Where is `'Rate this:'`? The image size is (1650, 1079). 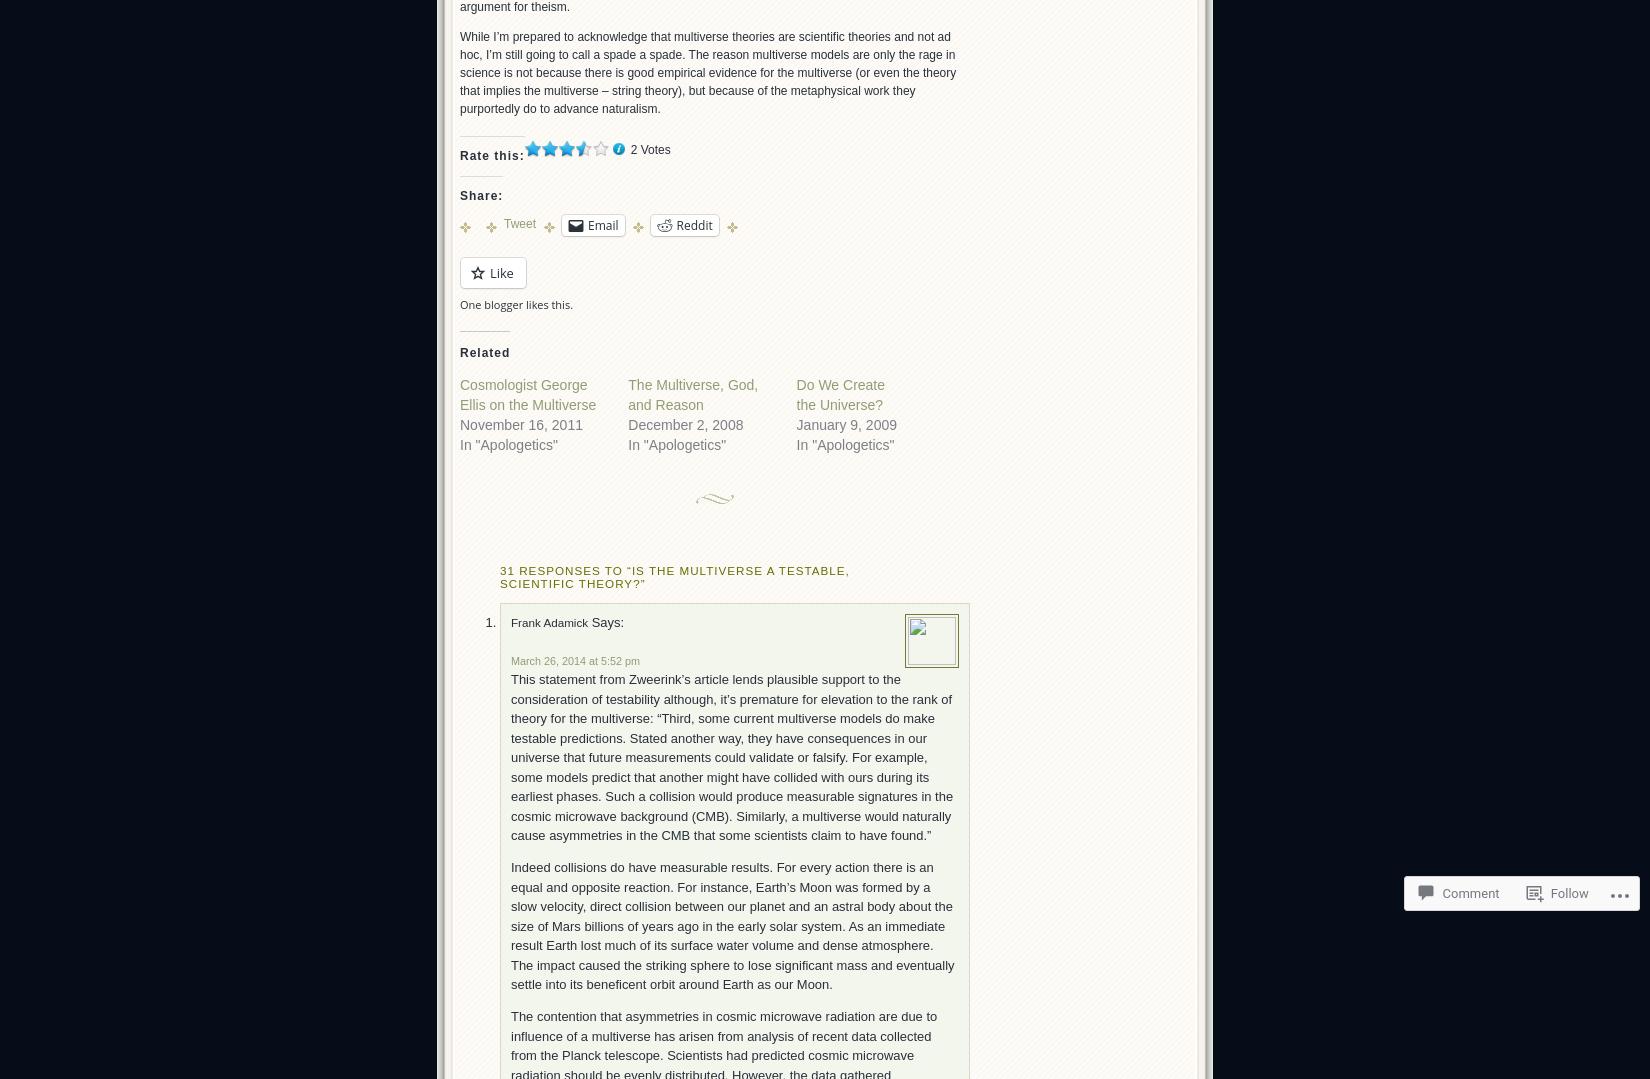
'Rate this:' is located at coordinates (491, 155).